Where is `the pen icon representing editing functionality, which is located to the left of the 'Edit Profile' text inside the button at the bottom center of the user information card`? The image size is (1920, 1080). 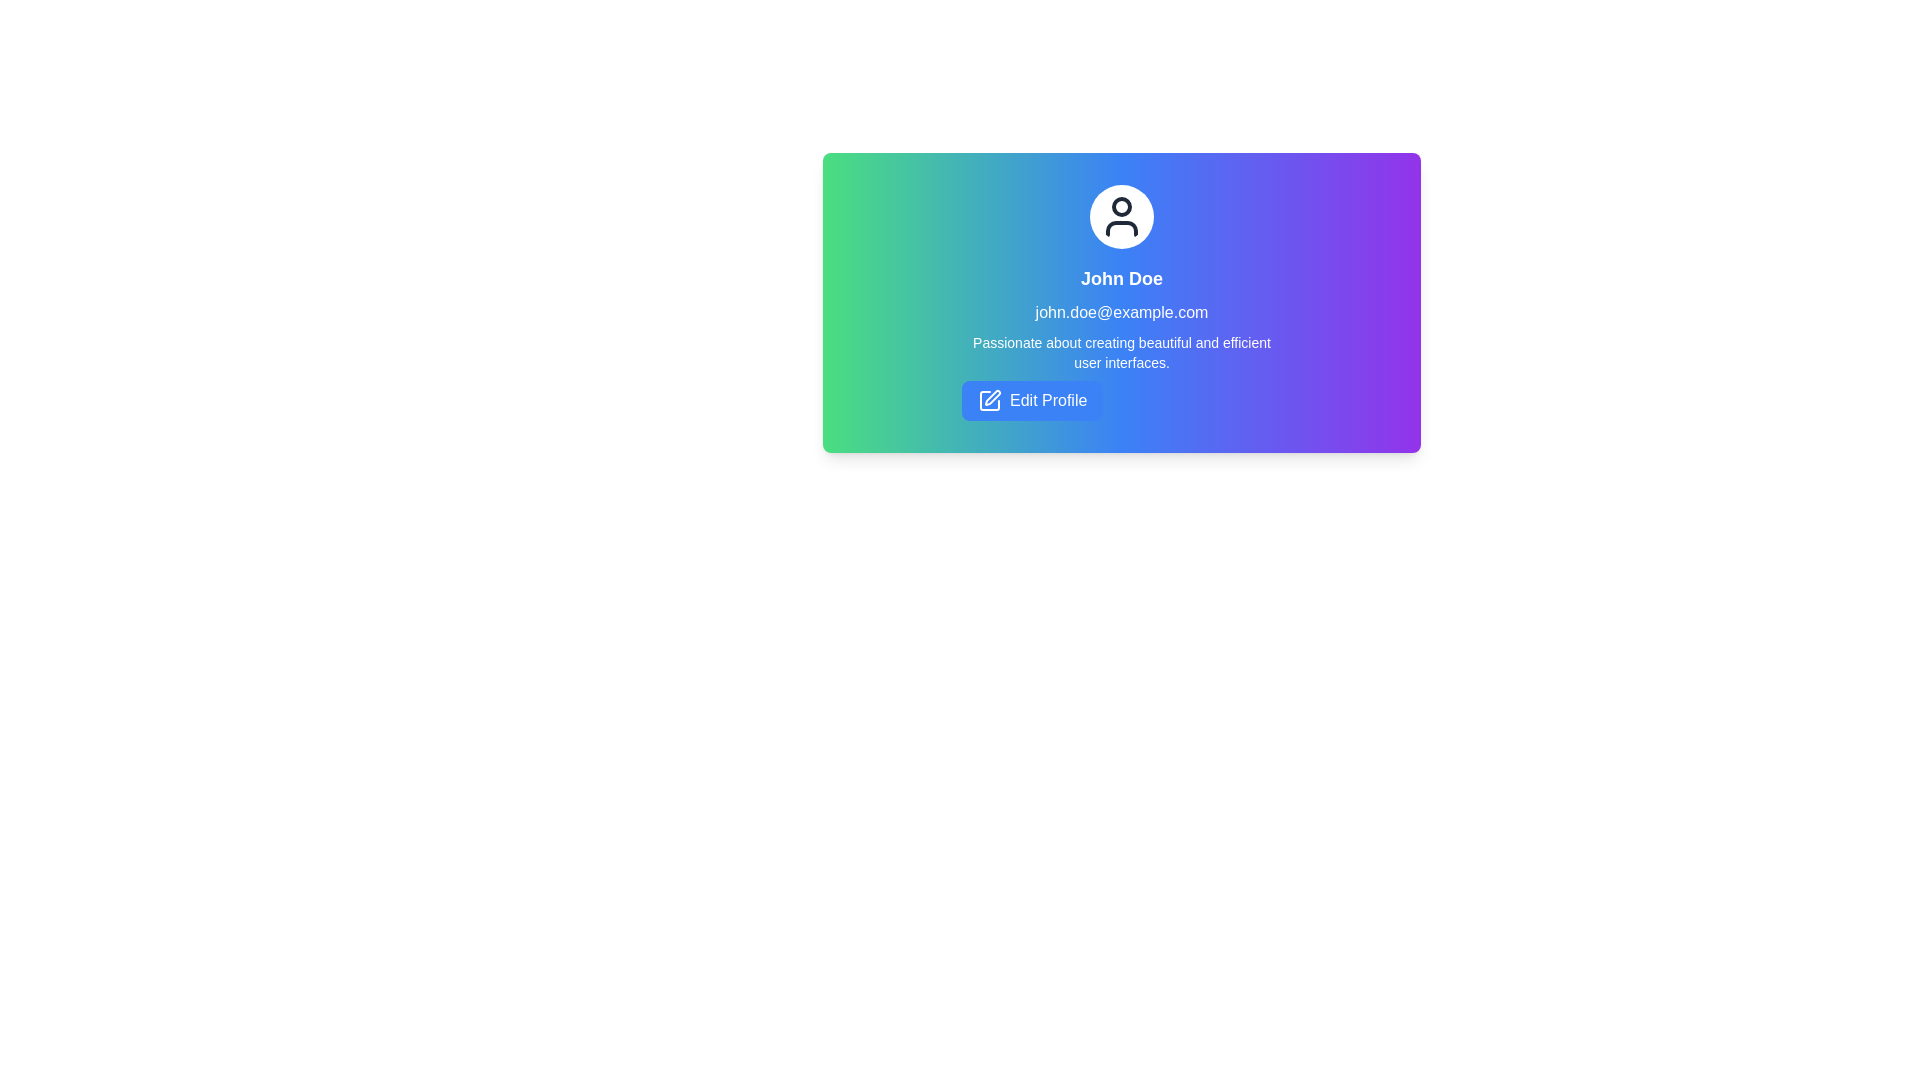
the pen icon representing editing functionality, which is located to the left of the 'Edit Profile' text inside the button at the bottom center of the user information card is located at coordinates (989, 401).